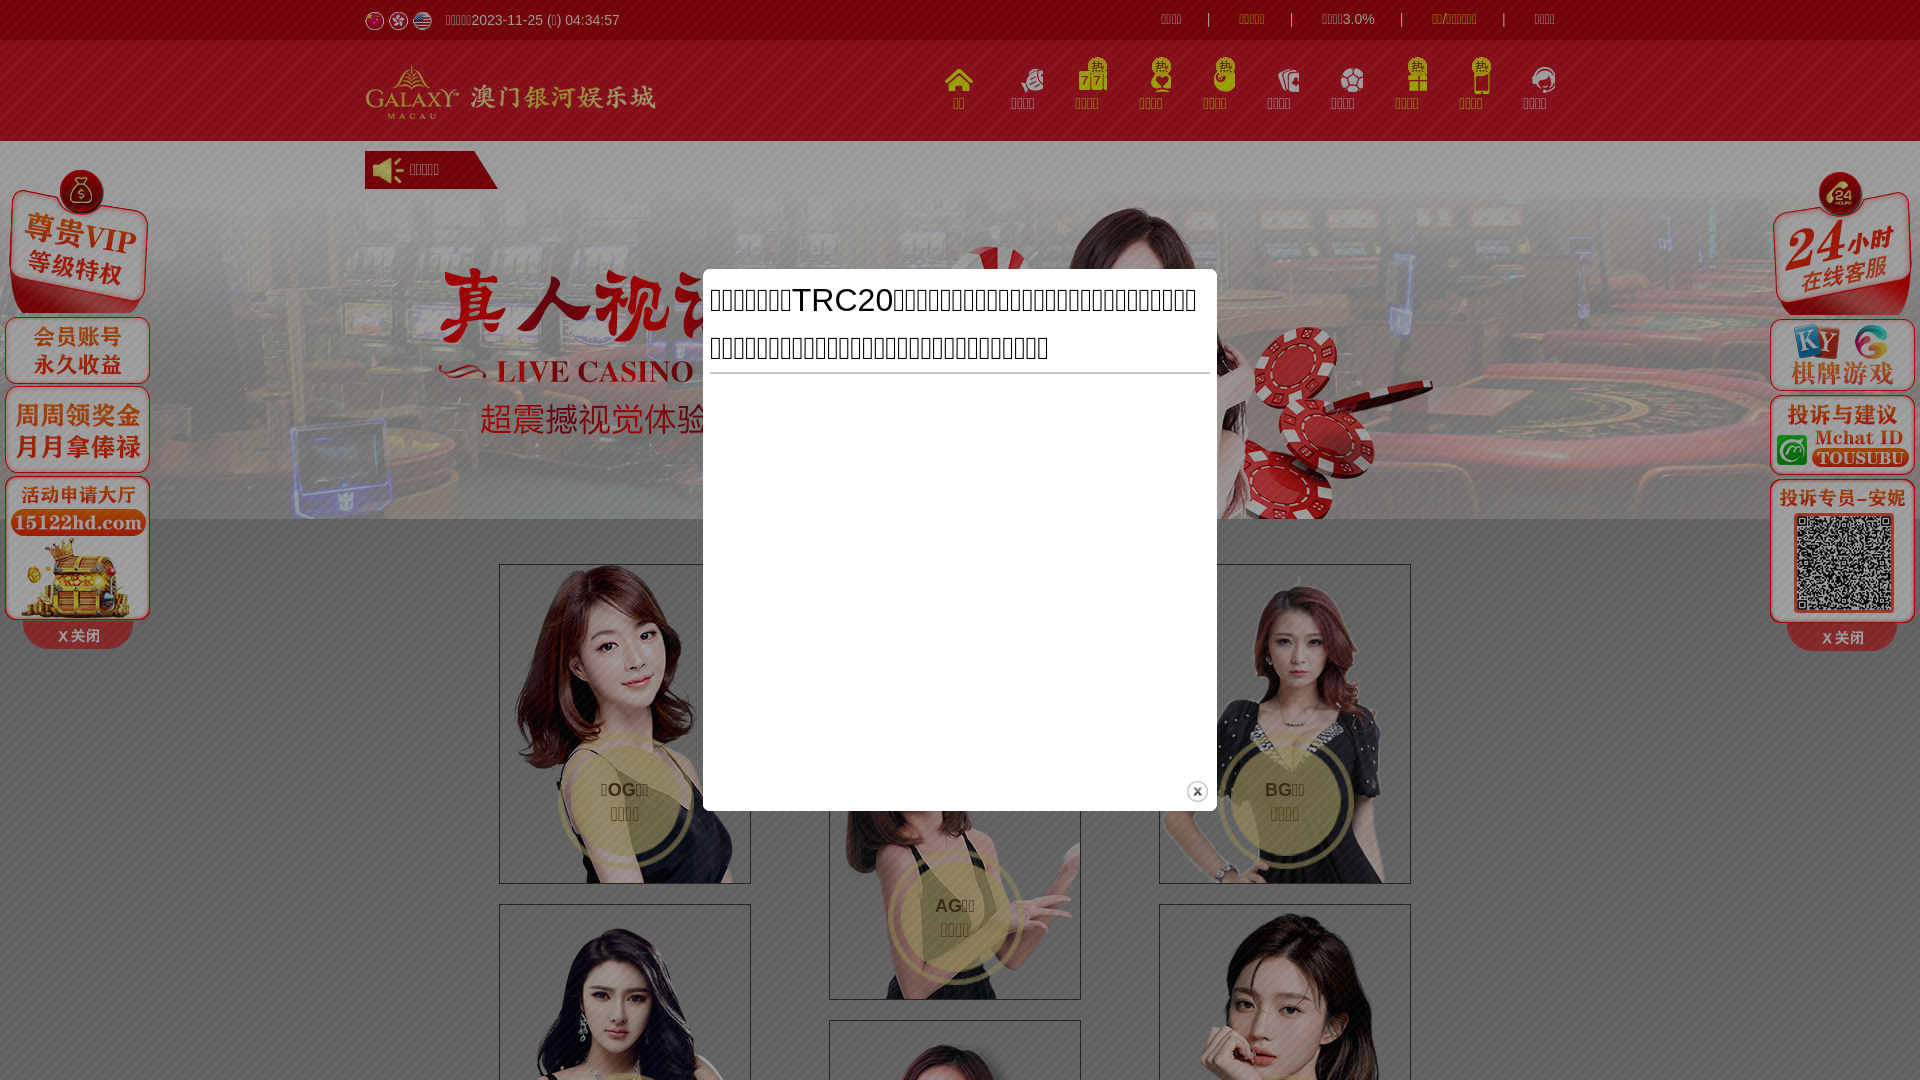 The height and width of the screenshot is (1080, 1920). Describe the element at coordinates (1197, 790) in the screenshot. I see `'close'` at that location.